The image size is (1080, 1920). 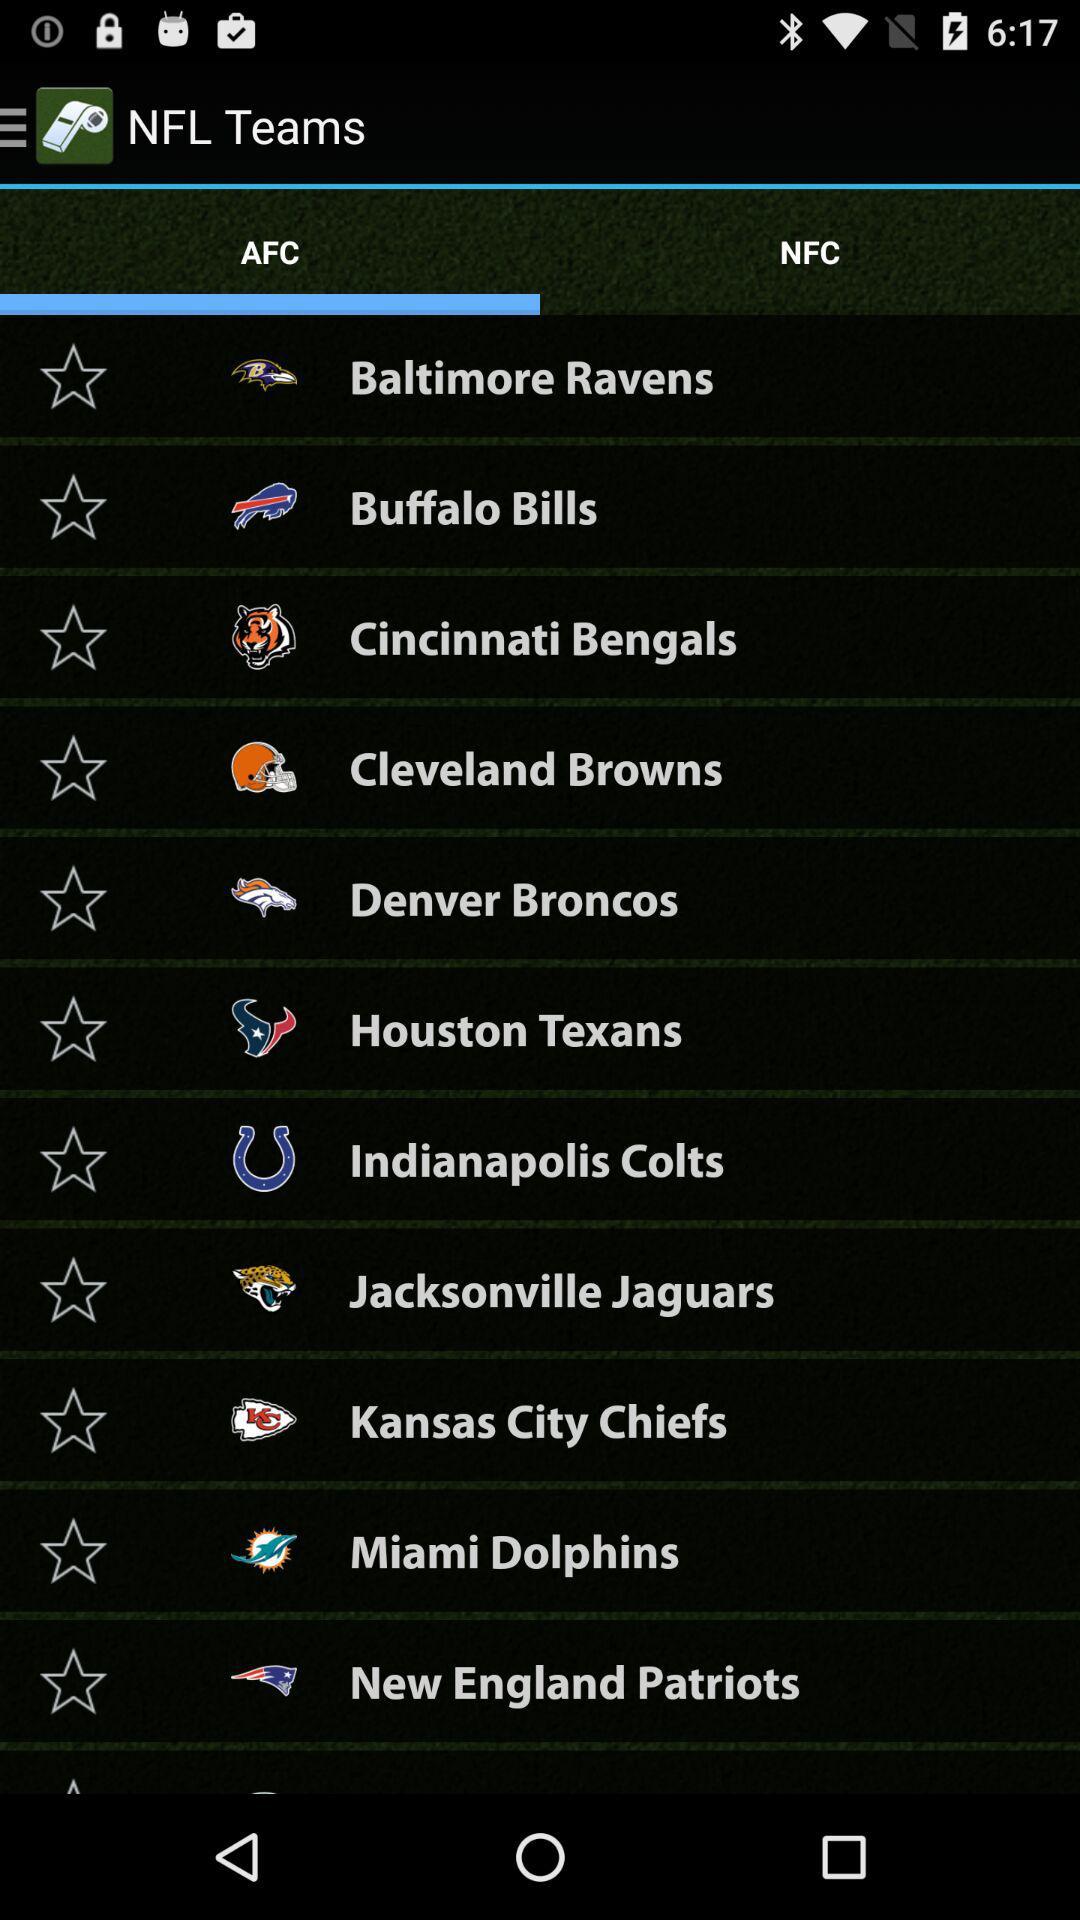 What do you see at coordinates (535, 766) in the screenshot?
I see `the item below cincinnati bengals app` at bounding box center [535, 766].